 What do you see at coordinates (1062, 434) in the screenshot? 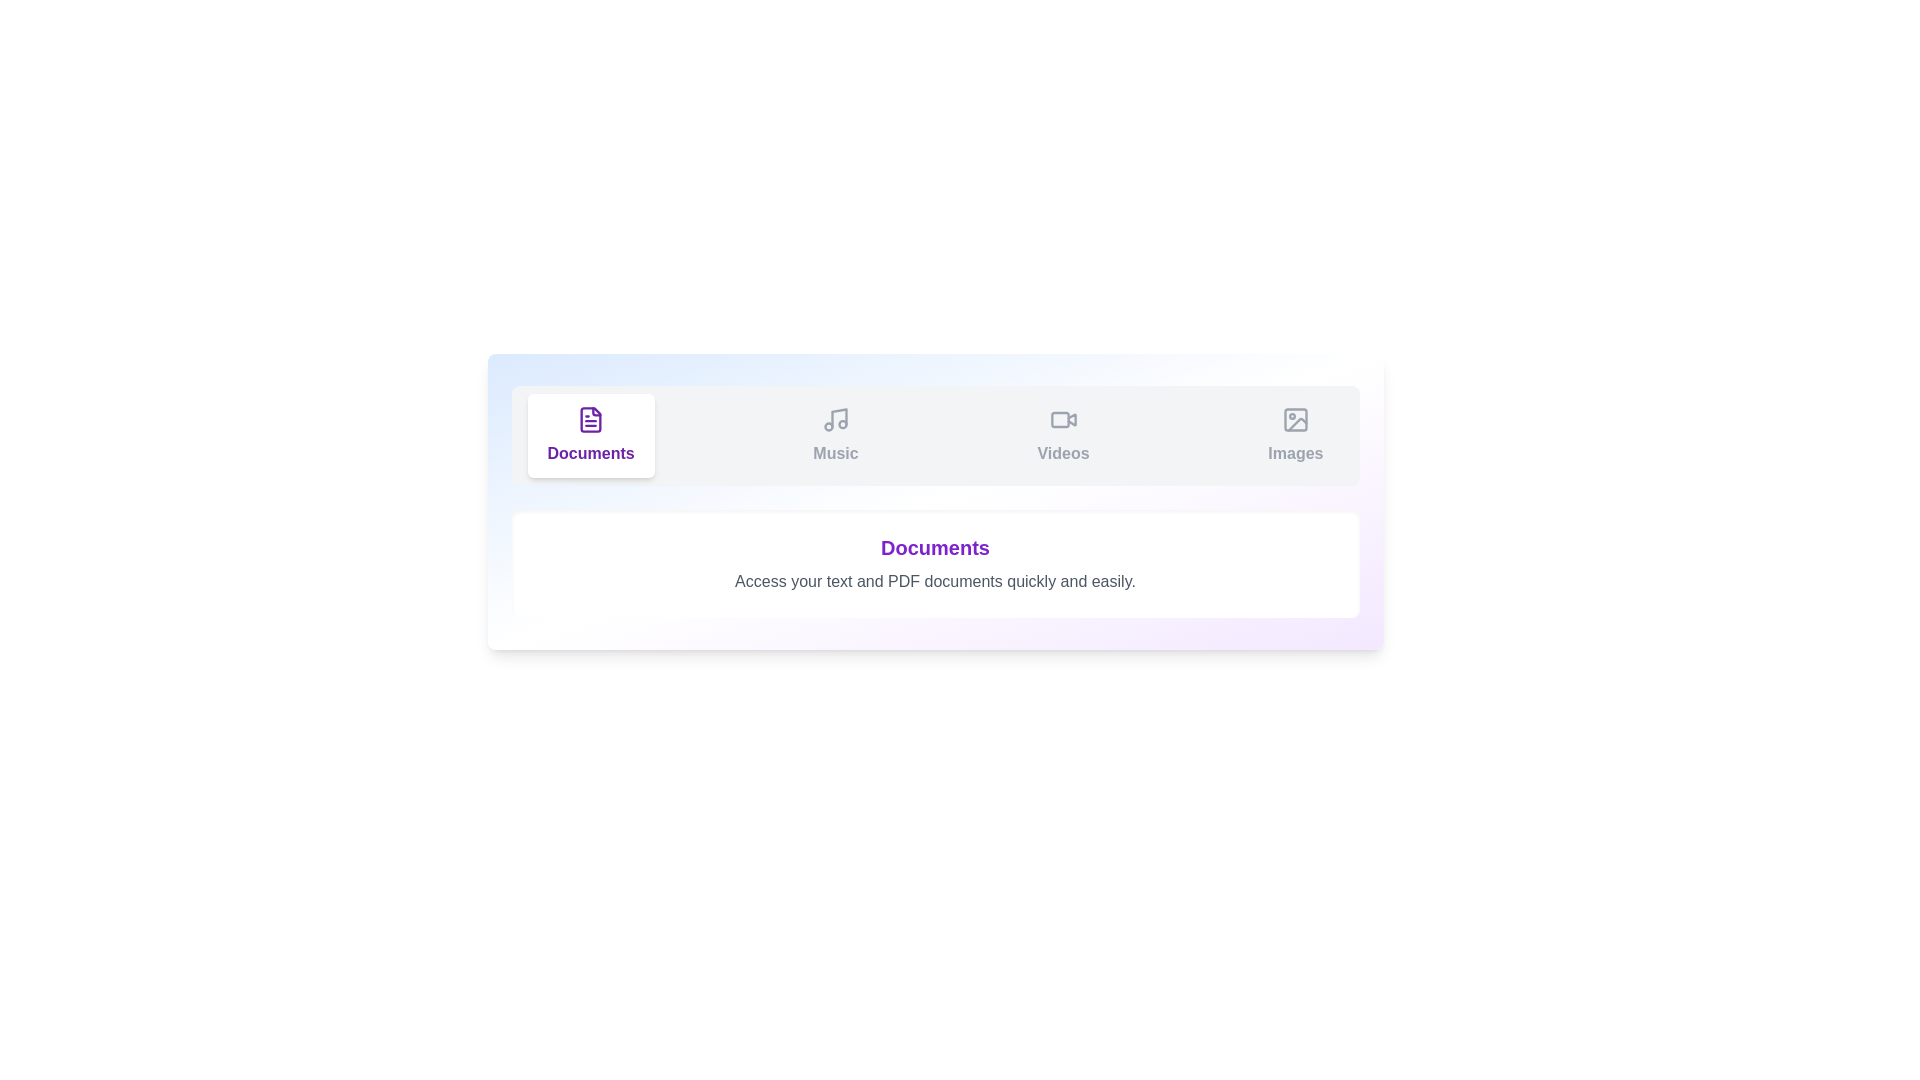
I see `the tab labeled Videos to view its content` at bounding box center [1062, 434].